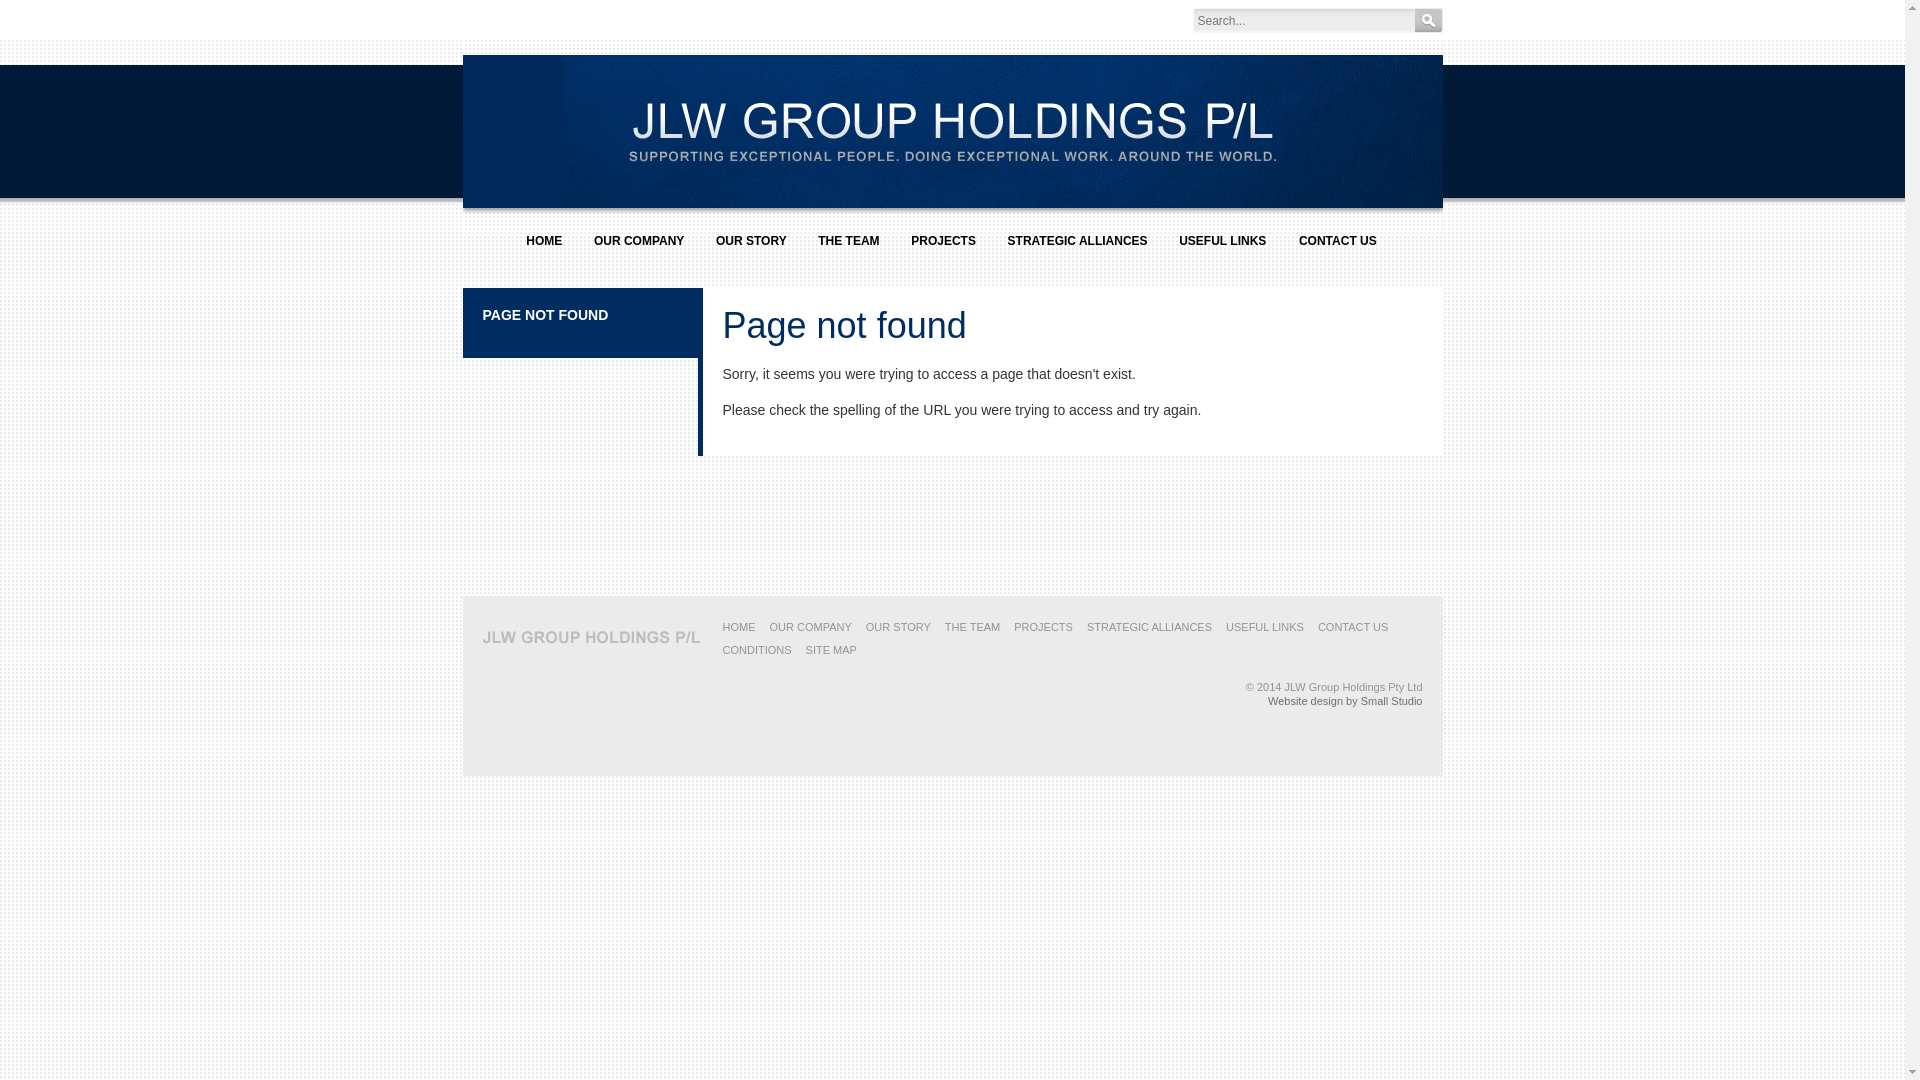 The image size is (1920, 1080). What do you see at coordinates (513, 248) in the screenshot?
I see `'HOME'` at bounding box center [513, 248].